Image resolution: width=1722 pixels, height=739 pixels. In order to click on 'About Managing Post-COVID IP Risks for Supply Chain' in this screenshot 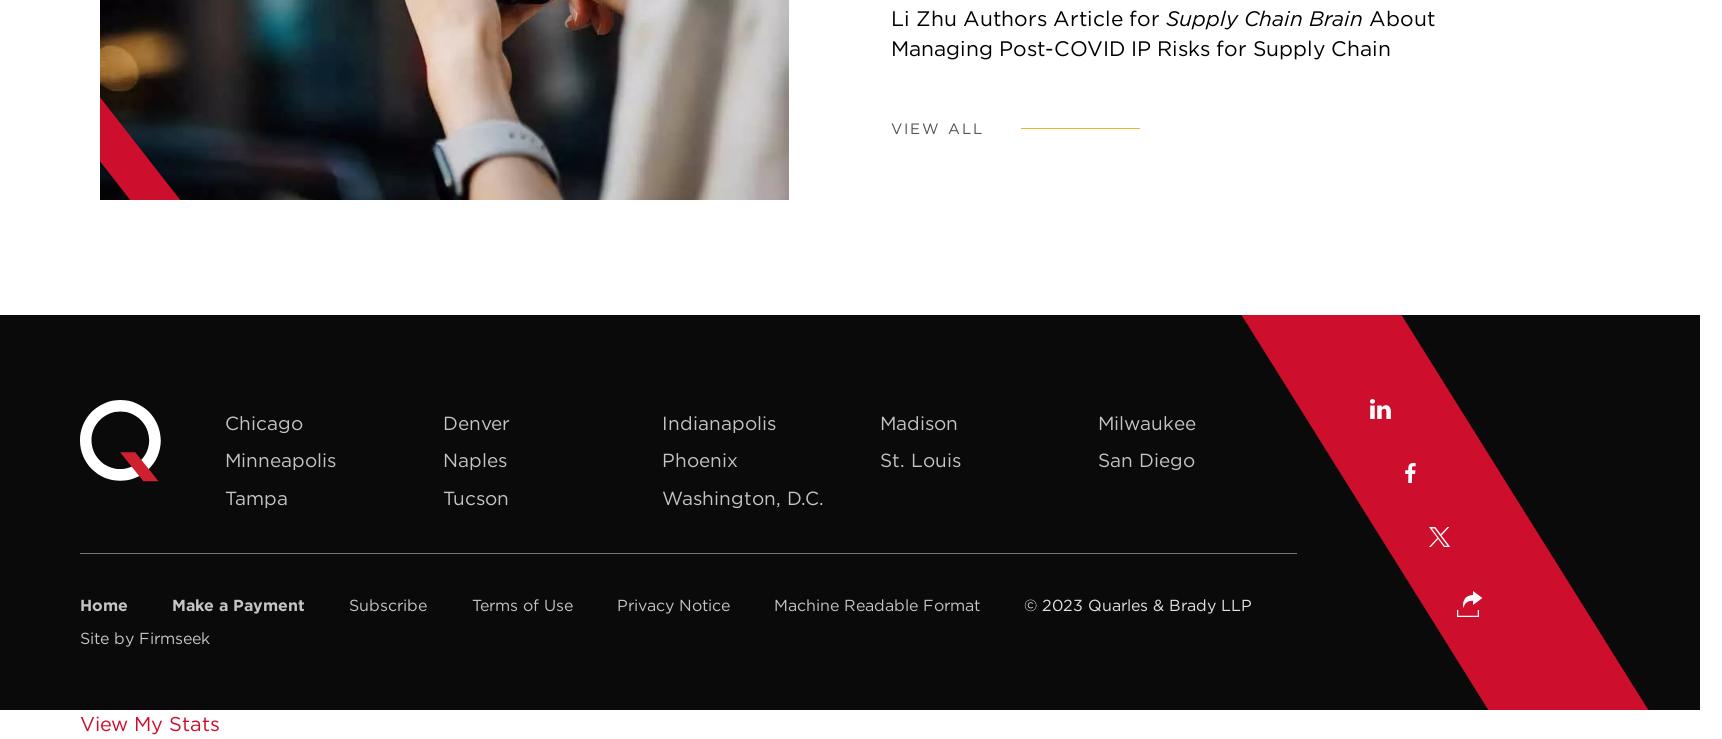, I will do `click(1163, 32)`.